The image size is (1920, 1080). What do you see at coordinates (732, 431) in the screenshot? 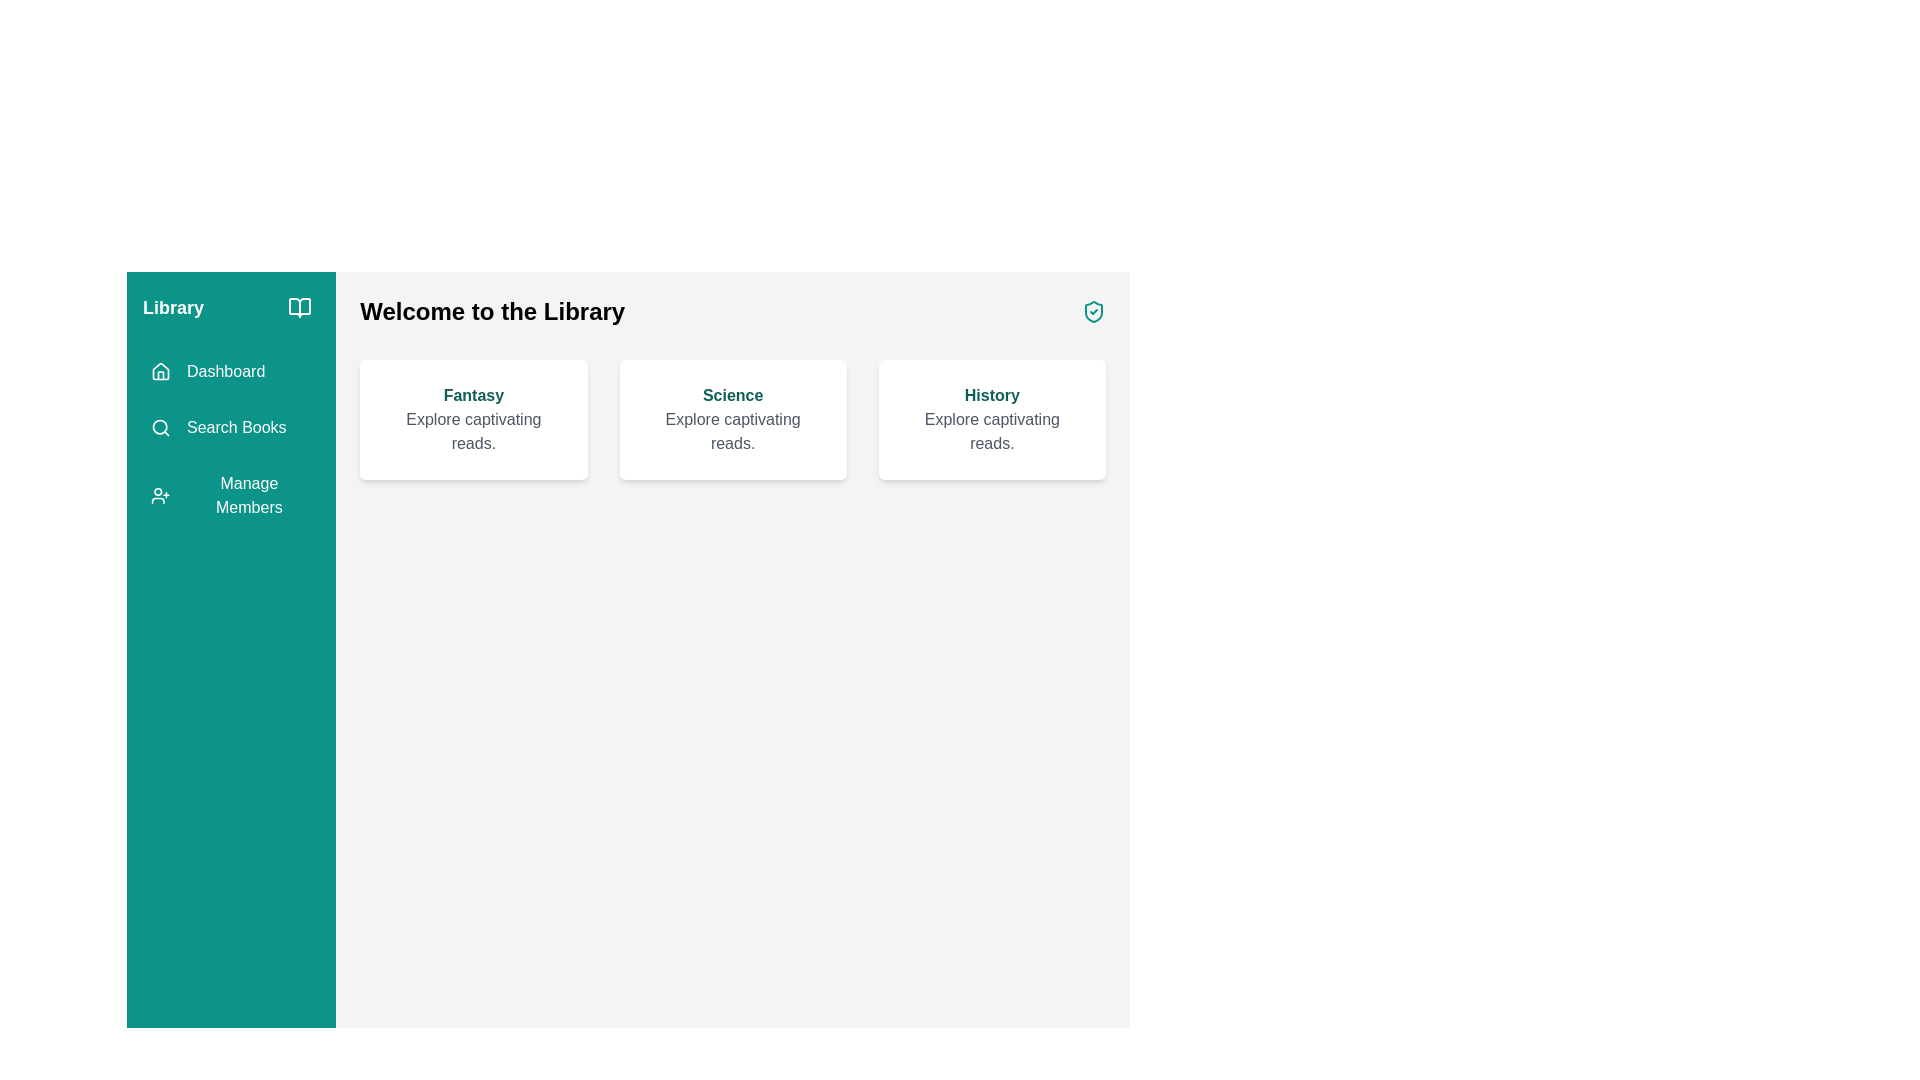
I see `the text label displaying 'Explore captivating reads.' which is centrally located below the title 'Science' in a white card layout` at bounding box center [732, 431].